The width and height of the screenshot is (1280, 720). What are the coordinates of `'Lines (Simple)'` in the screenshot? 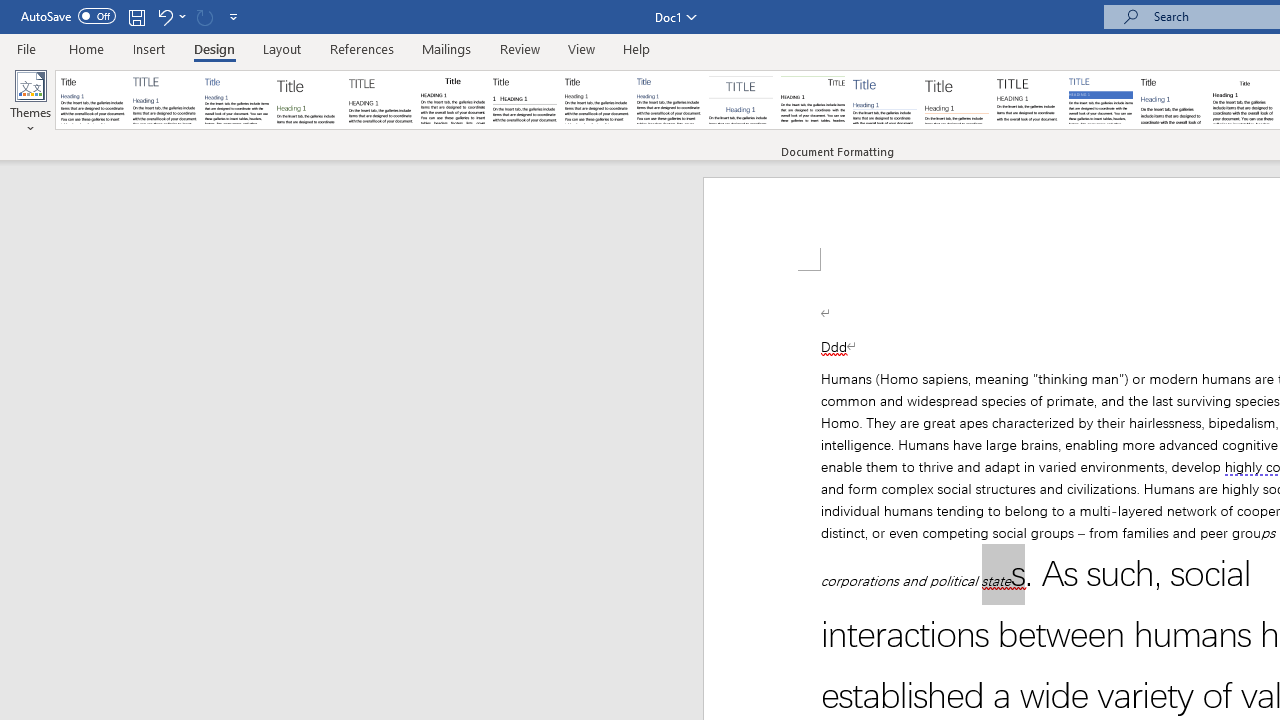 It's located at (884, 100).